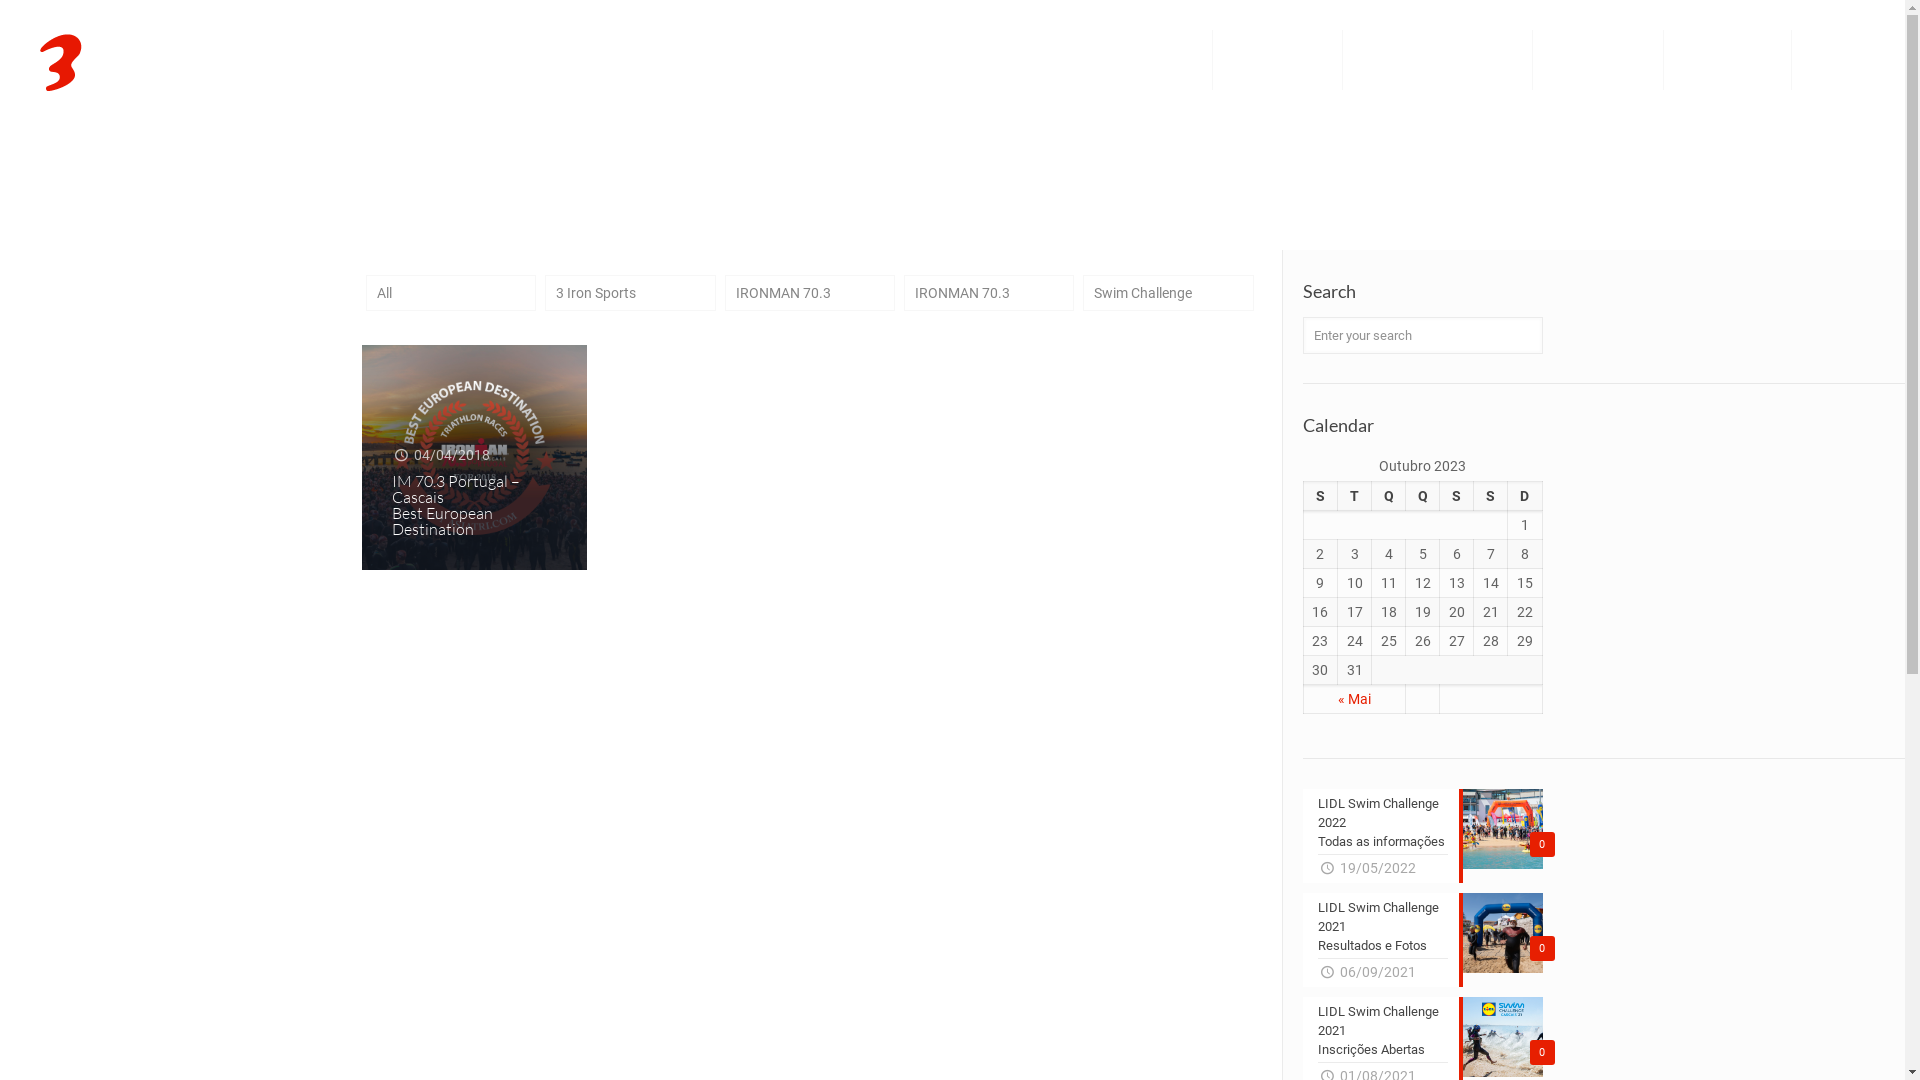 The image size is (1920, 1080). I want to click on '3 Iron Sports', so click(163, 59).